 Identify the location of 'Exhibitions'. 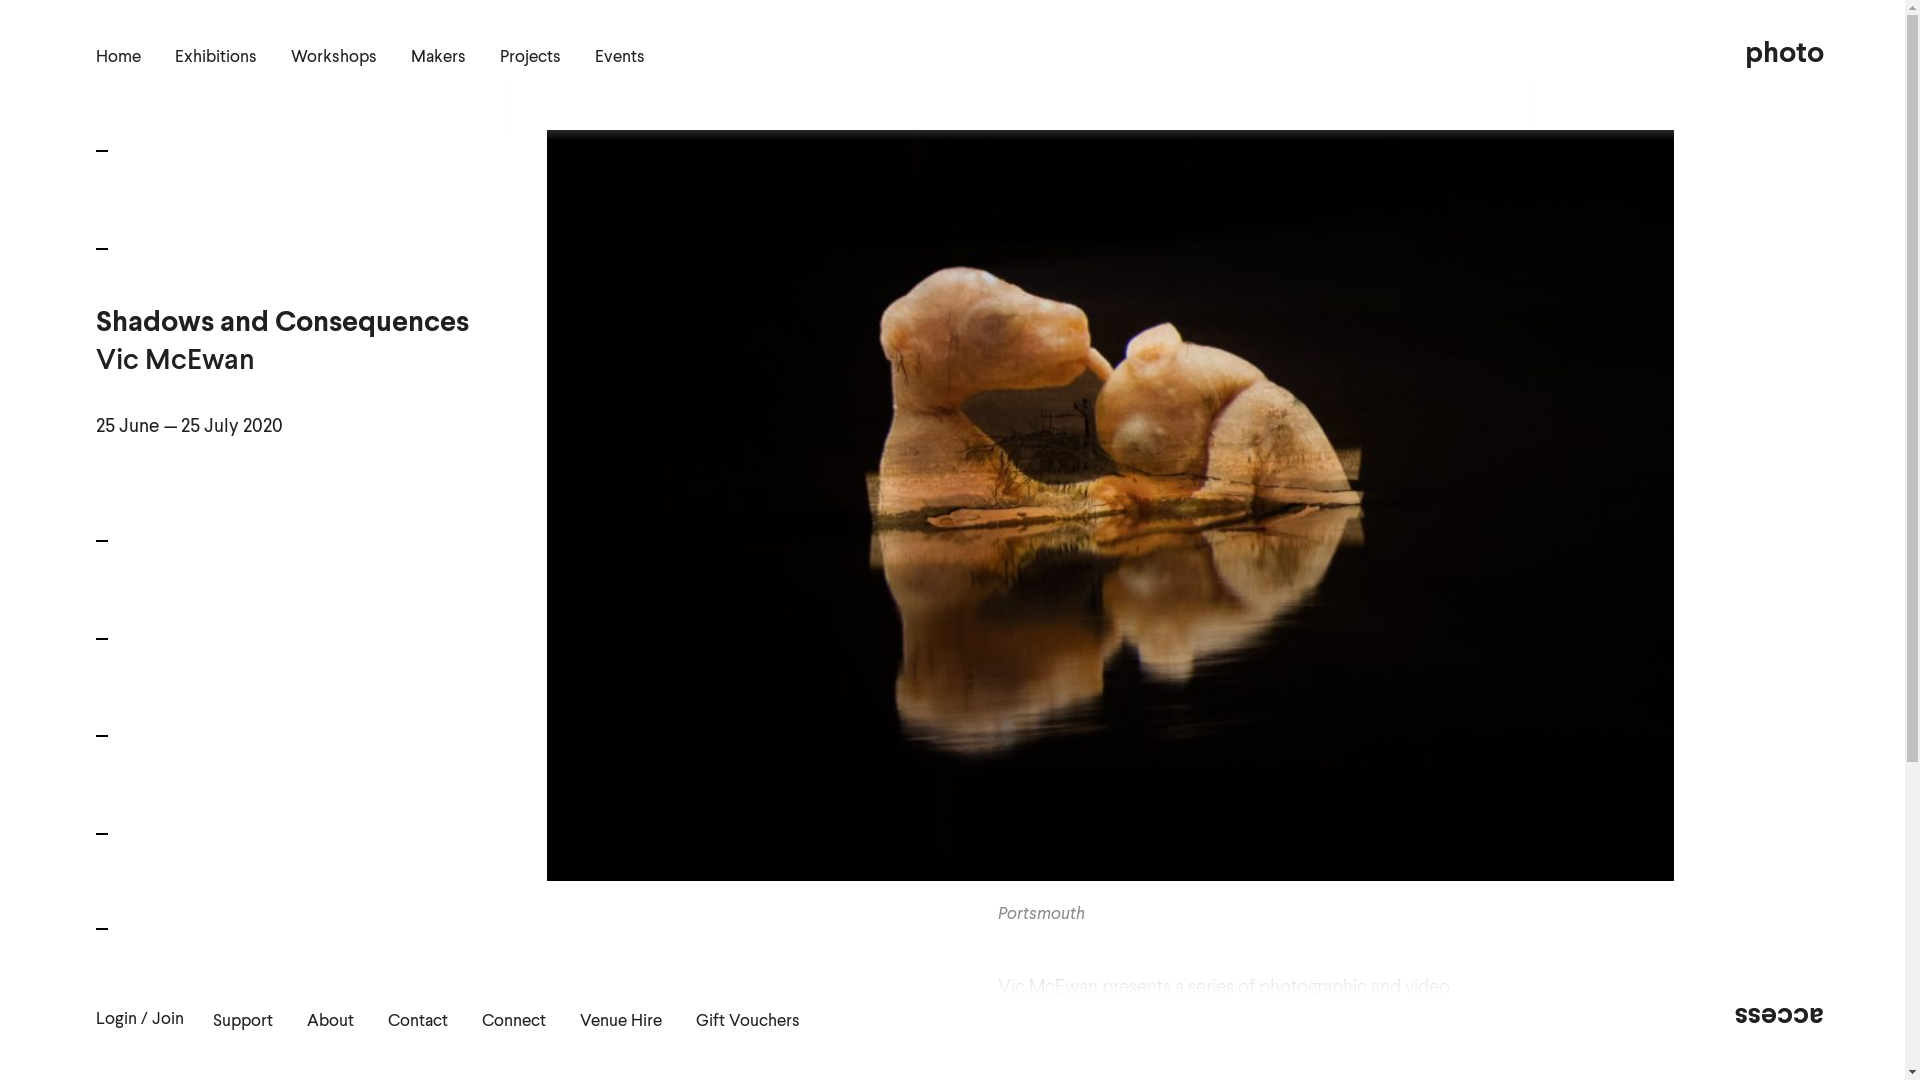
(216, 56).